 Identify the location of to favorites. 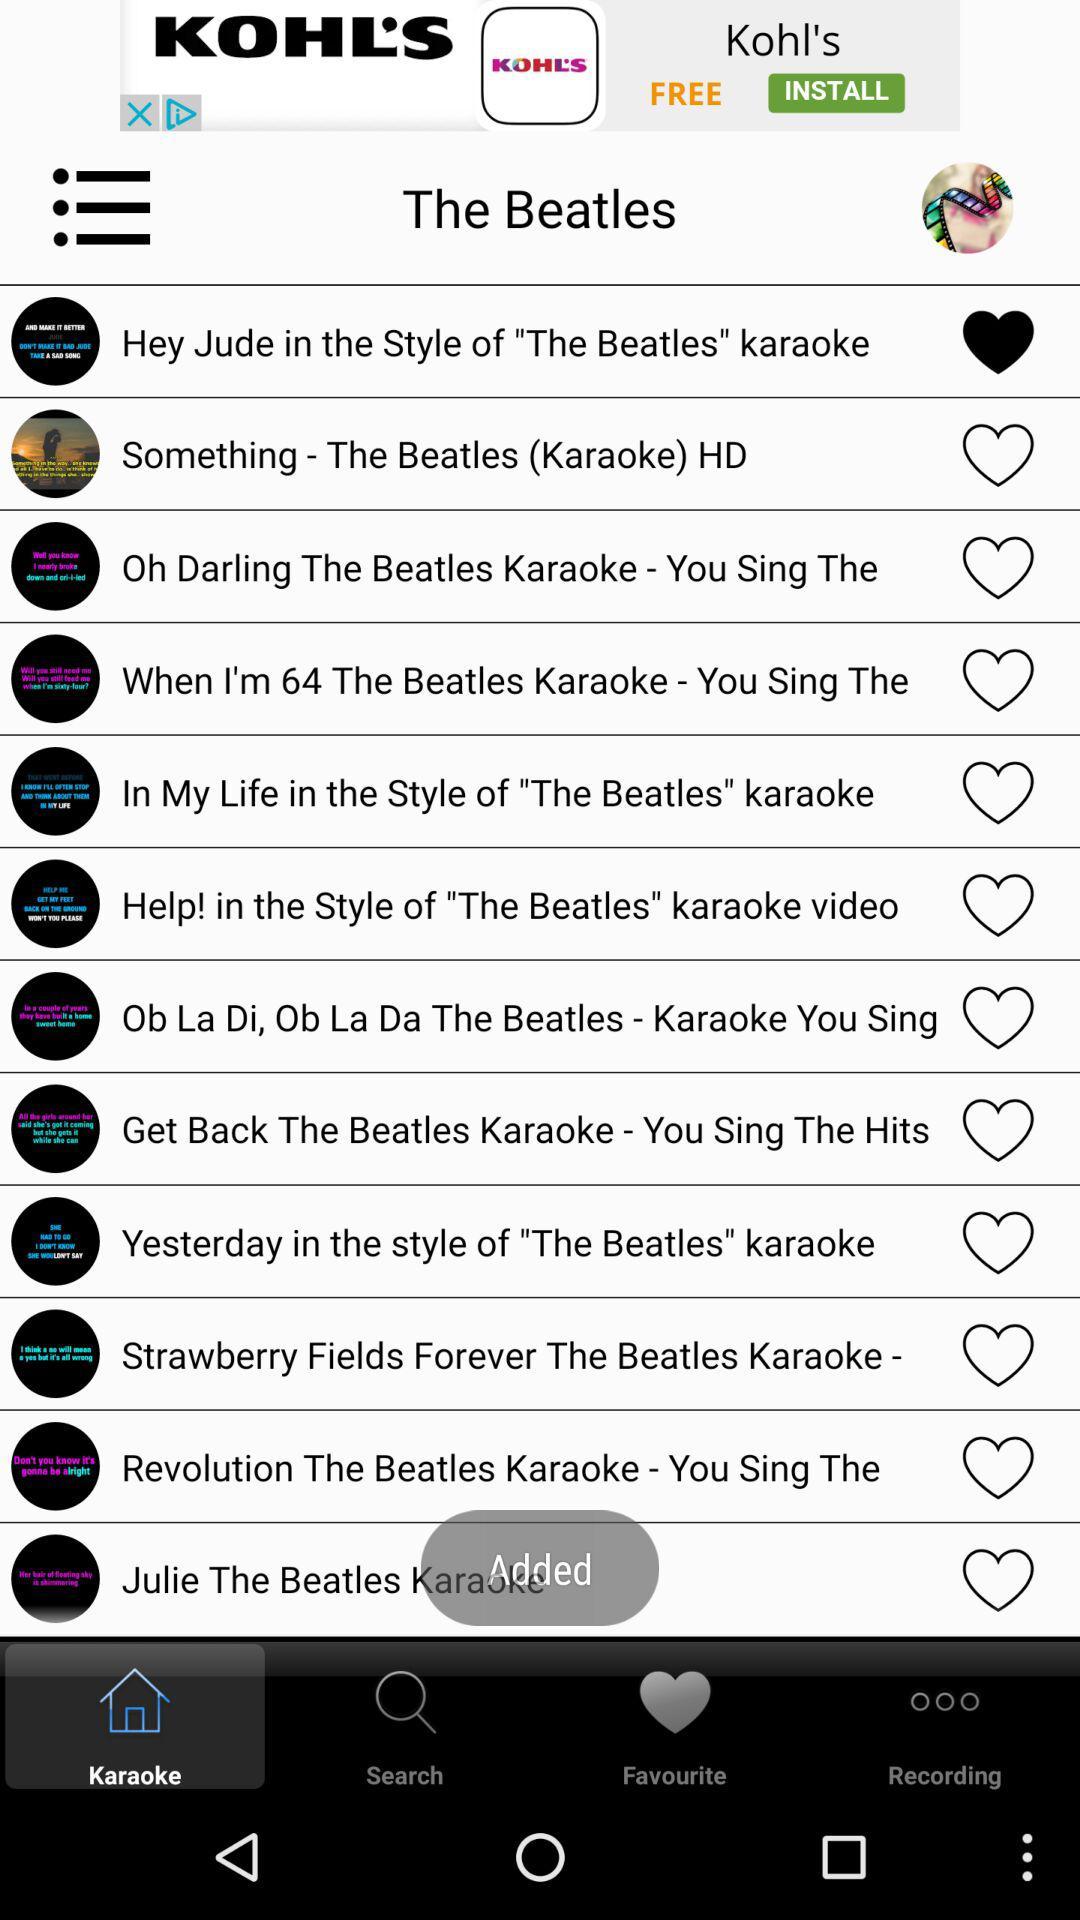
(998, 565).